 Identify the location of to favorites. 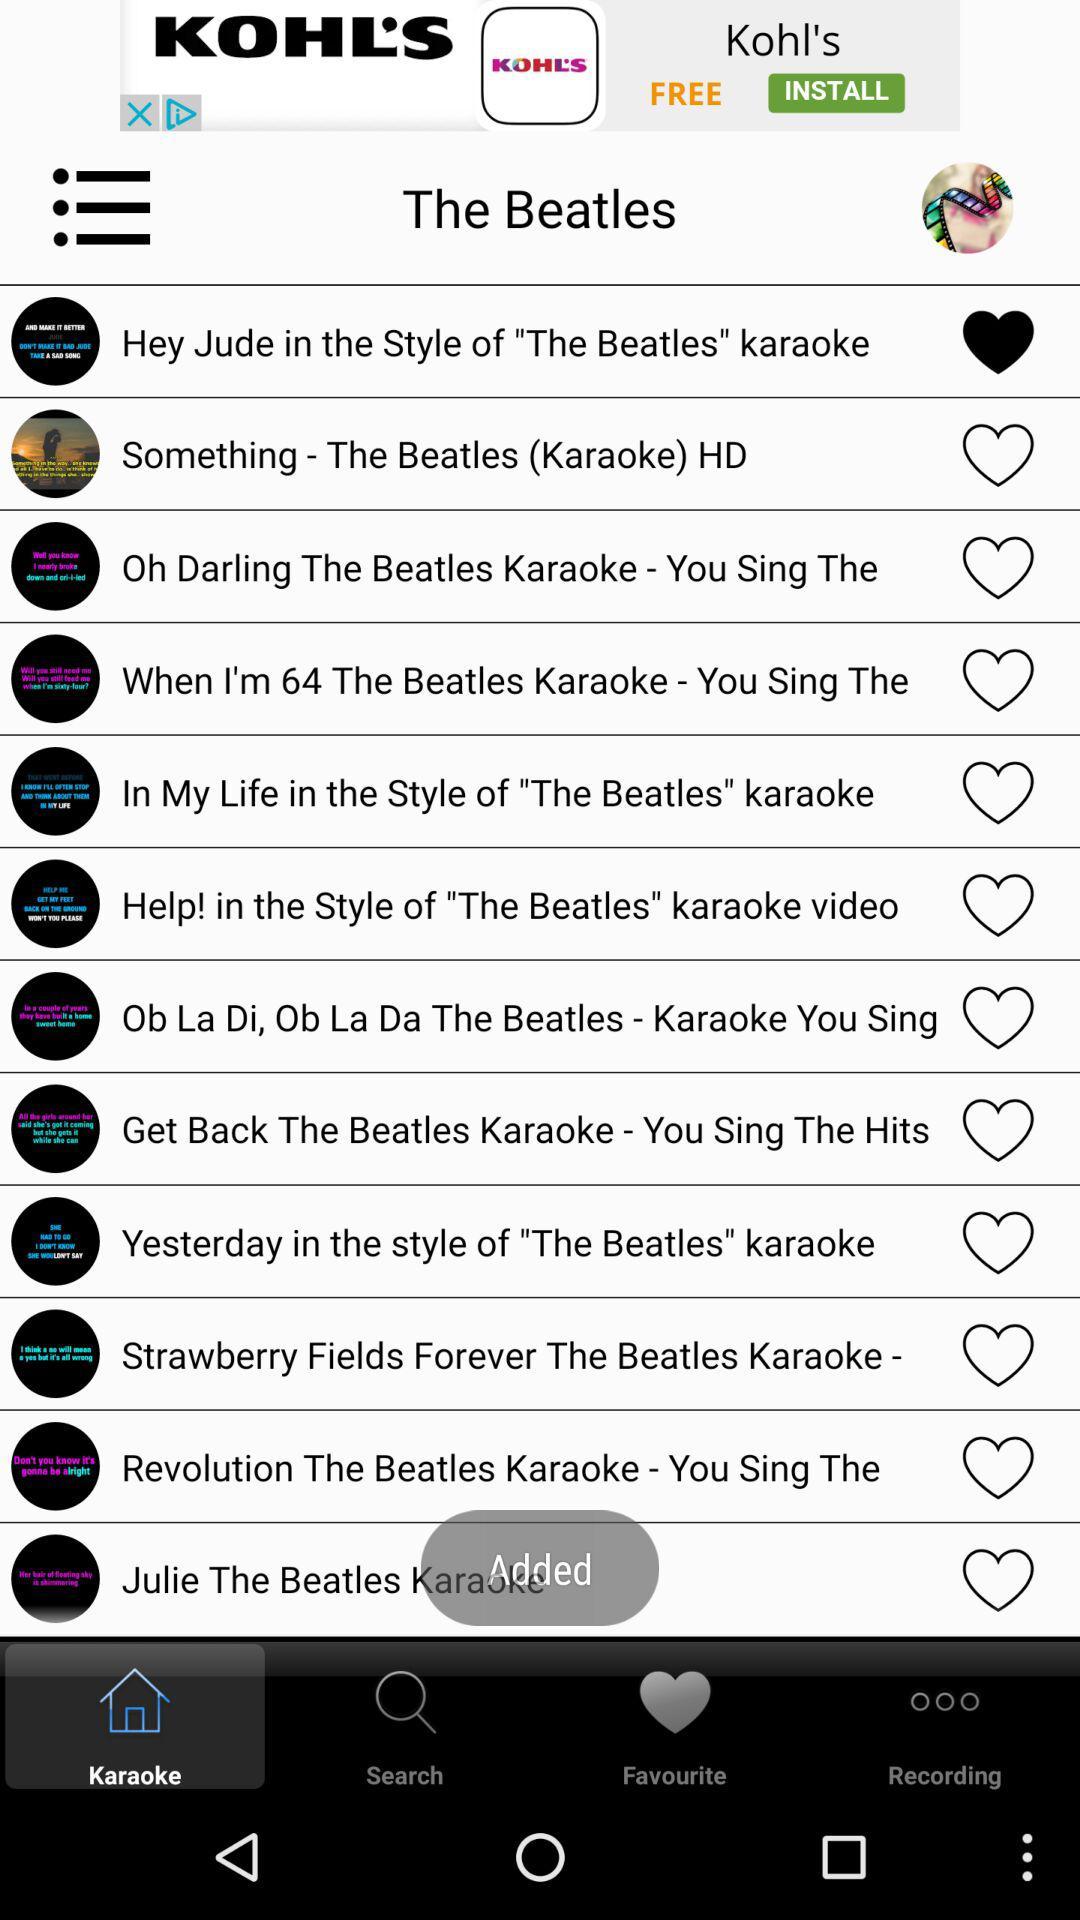
(998, 565).